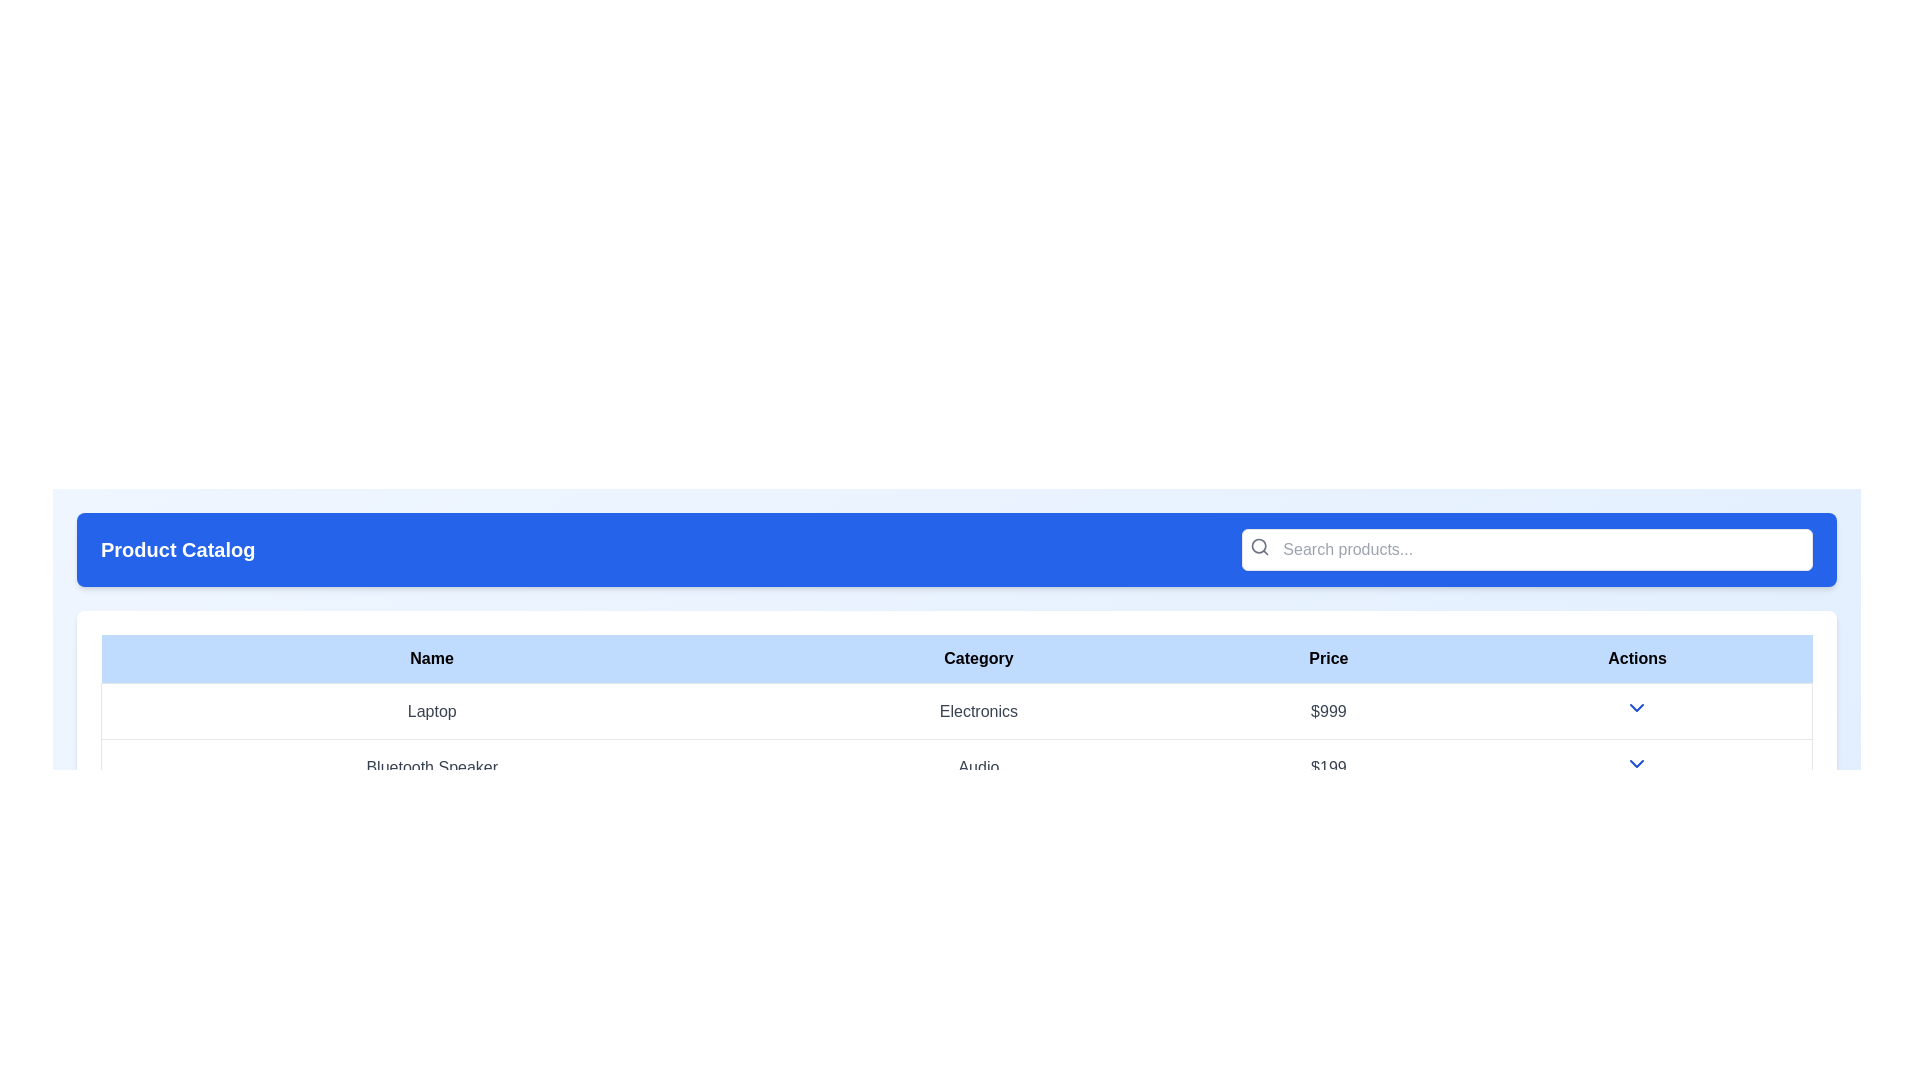 The width and height of the screenshot is (1920, 1080). What do you see at coordinates (955, 709) in the screenshot?
I see `the 'Electronics' text label element, which is styled in gray and located in the second column of the first row under the 'Category' header in the table layout` at bounding box center [955, 709].